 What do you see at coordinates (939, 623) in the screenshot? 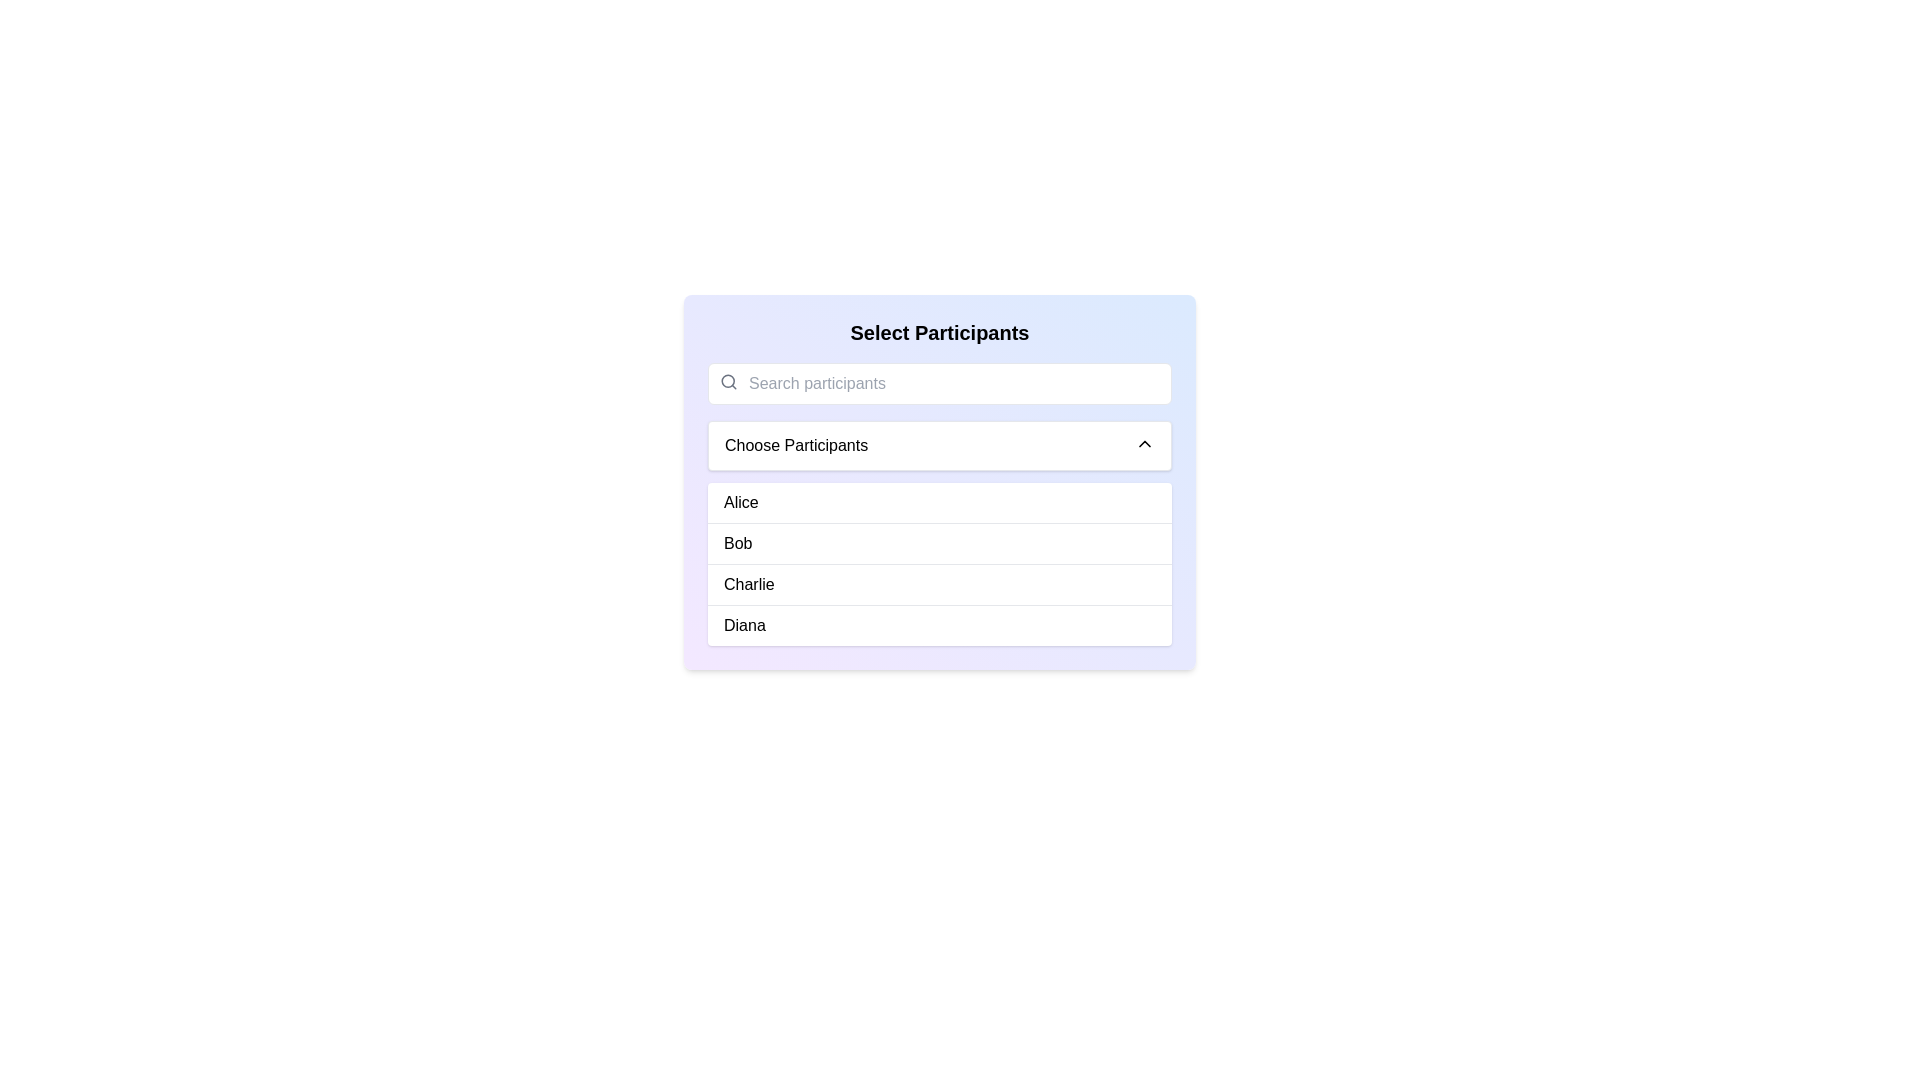
I see `the fourth selectable list item labeled 'Diana'` at bounding box center [939, 623].